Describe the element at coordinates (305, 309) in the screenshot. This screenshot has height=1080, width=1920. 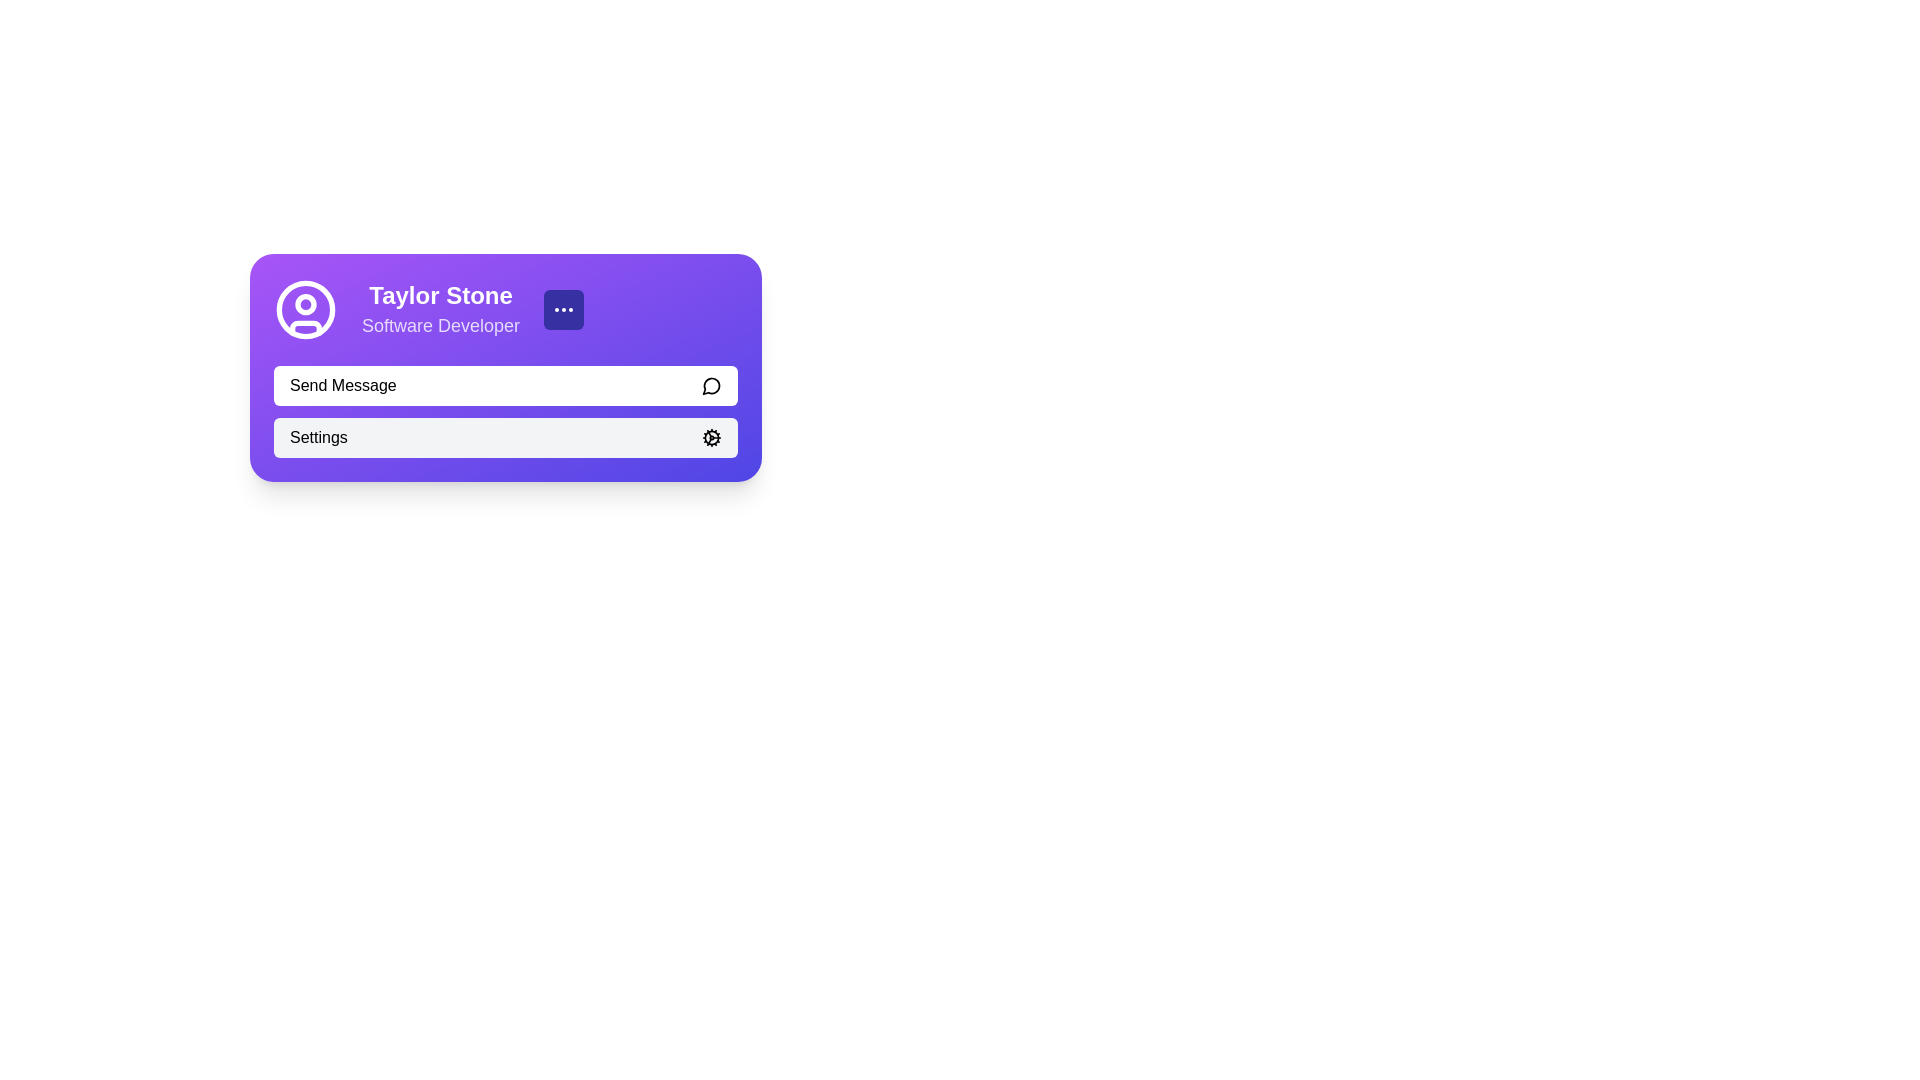
I see `the purple circle element located at the center of the user profile icon within the purple card` at that location.